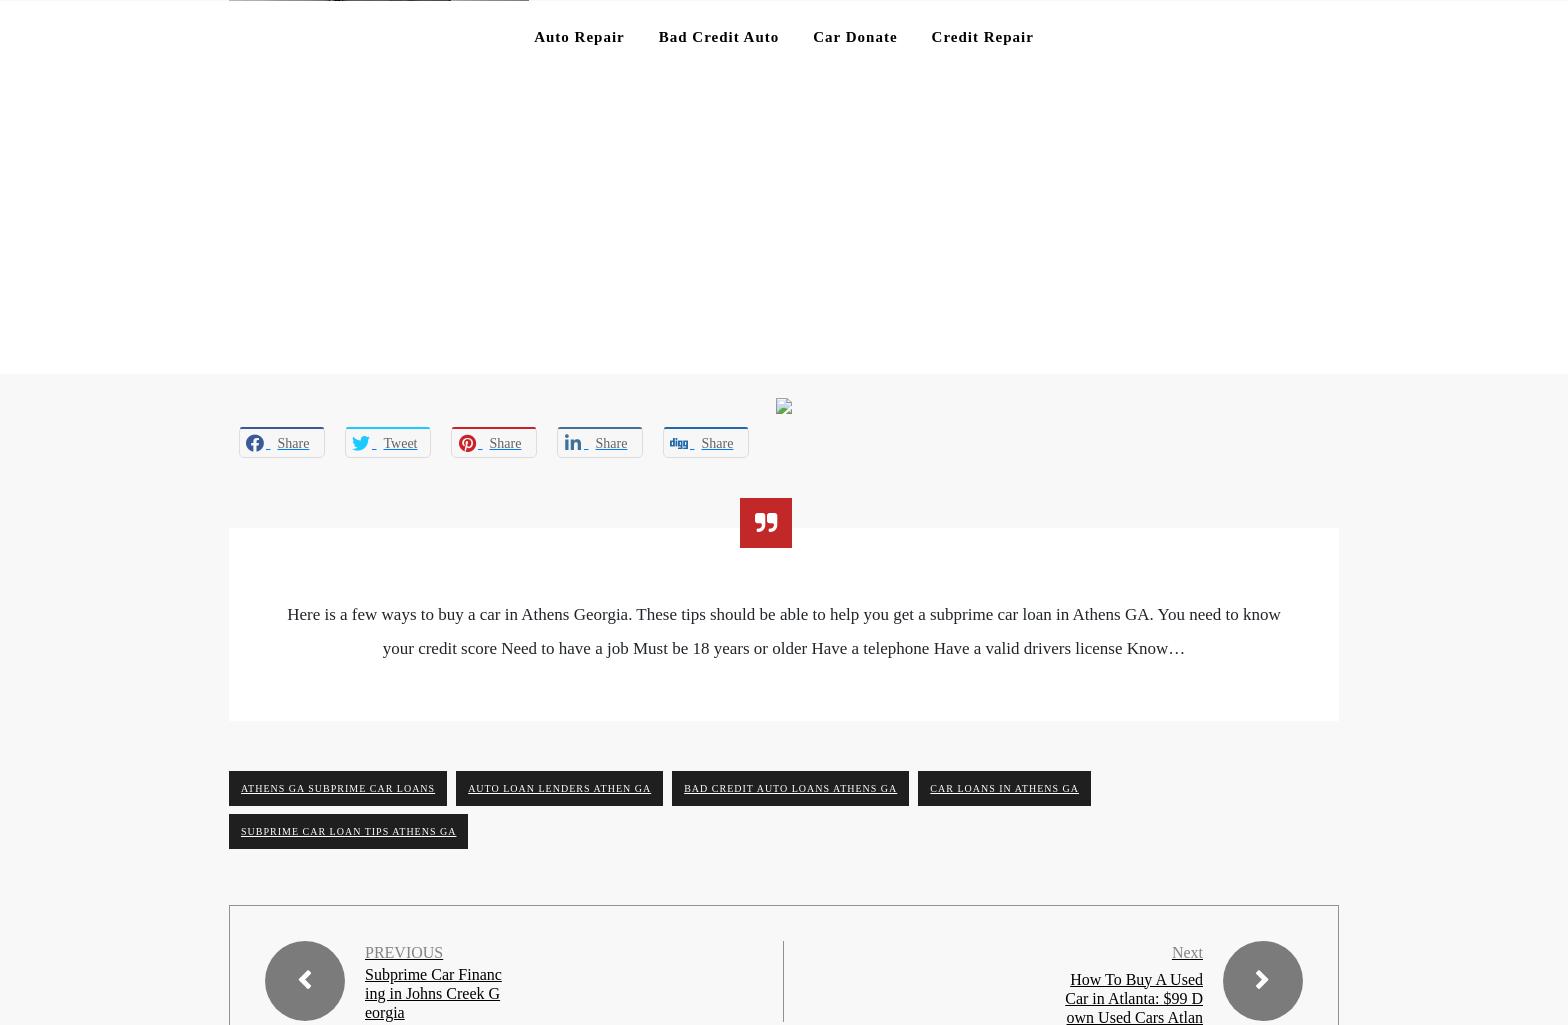 This screenshot has width=1568, height=1025. Describe the element at coordinates (254, 717) in the screenshot. I see `'Website'` at that location.